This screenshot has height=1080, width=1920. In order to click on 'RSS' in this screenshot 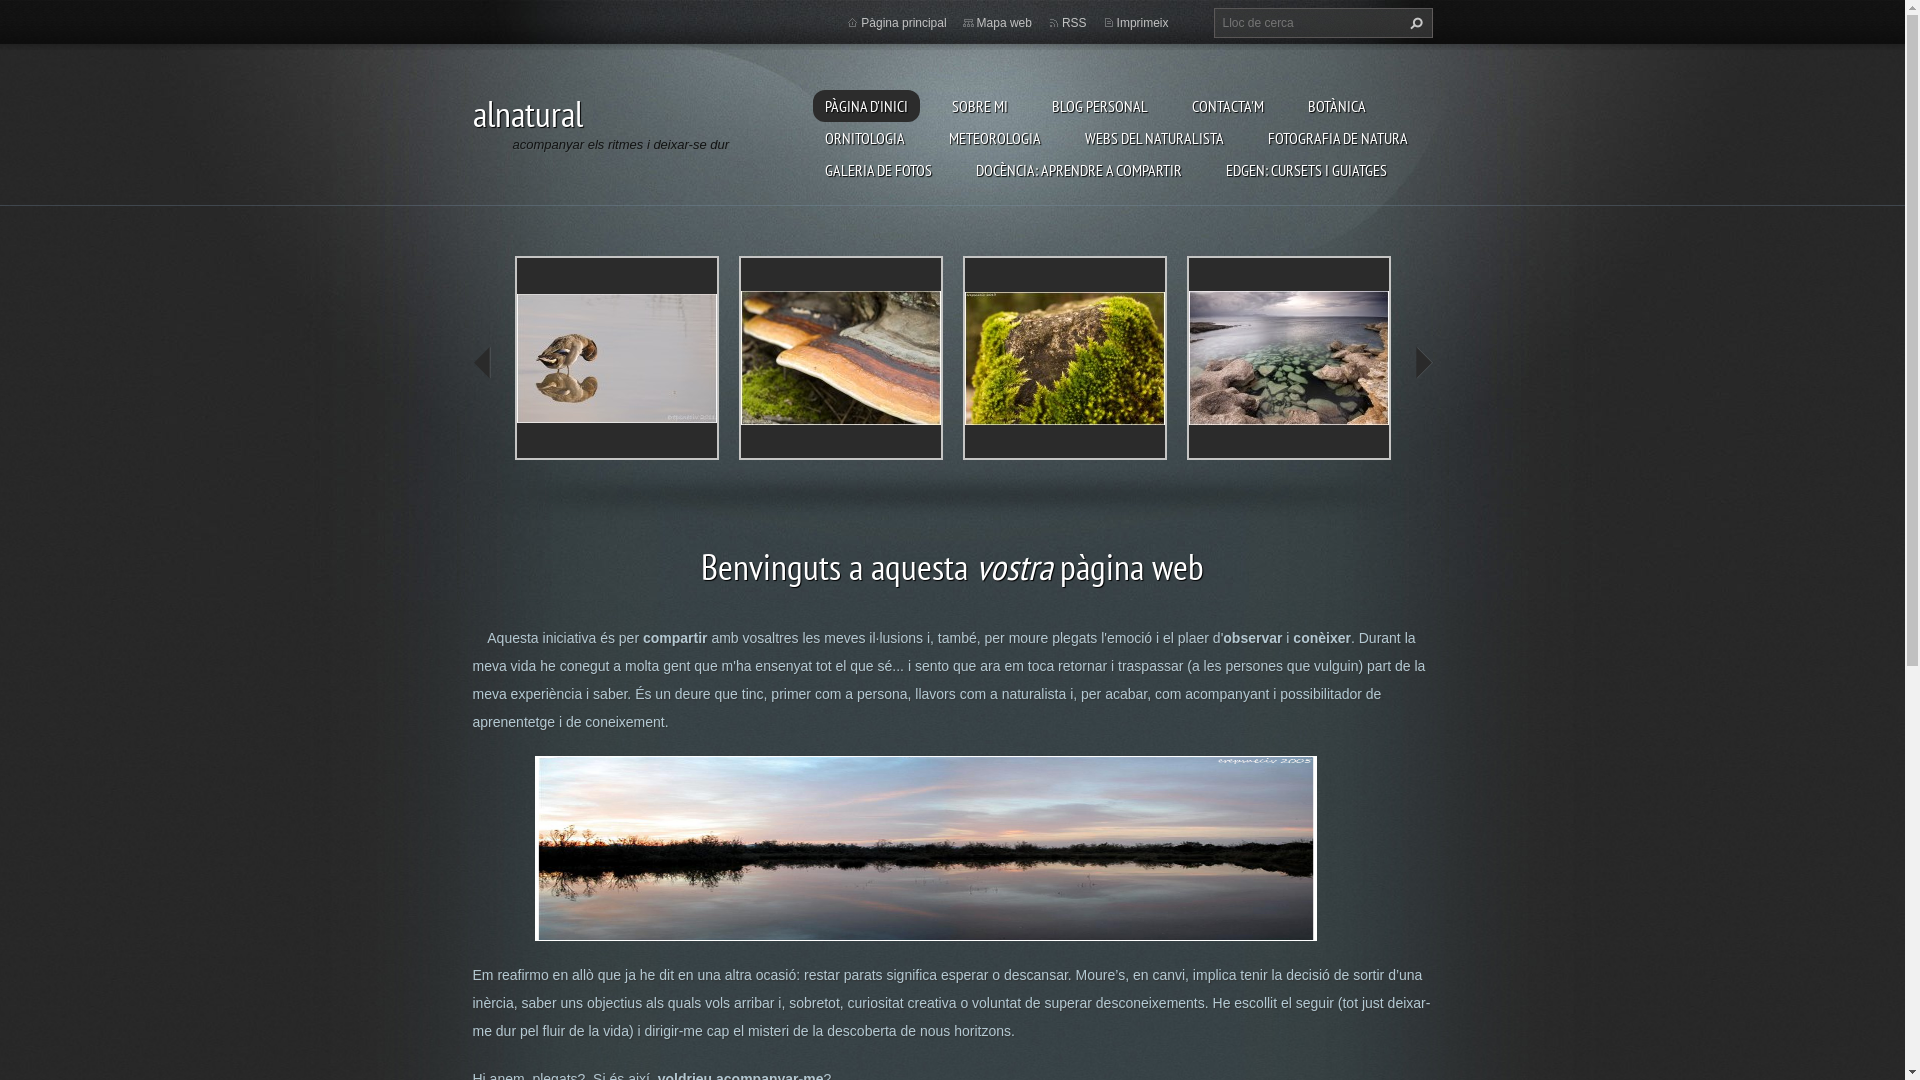, I will do `click(1073, 23)`.